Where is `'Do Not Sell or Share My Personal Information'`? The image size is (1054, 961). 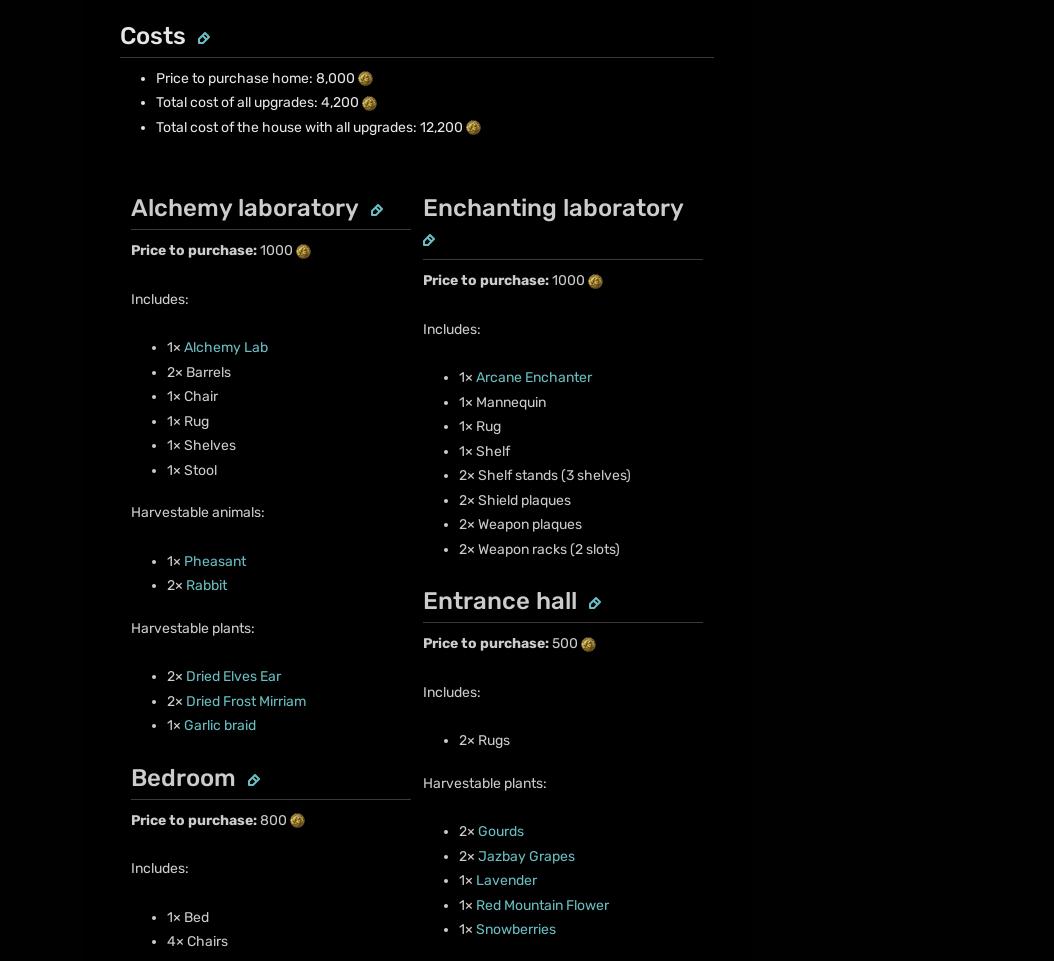 'Do Not Sell or Share My Personal Information' is located at coordinates (574, 599).